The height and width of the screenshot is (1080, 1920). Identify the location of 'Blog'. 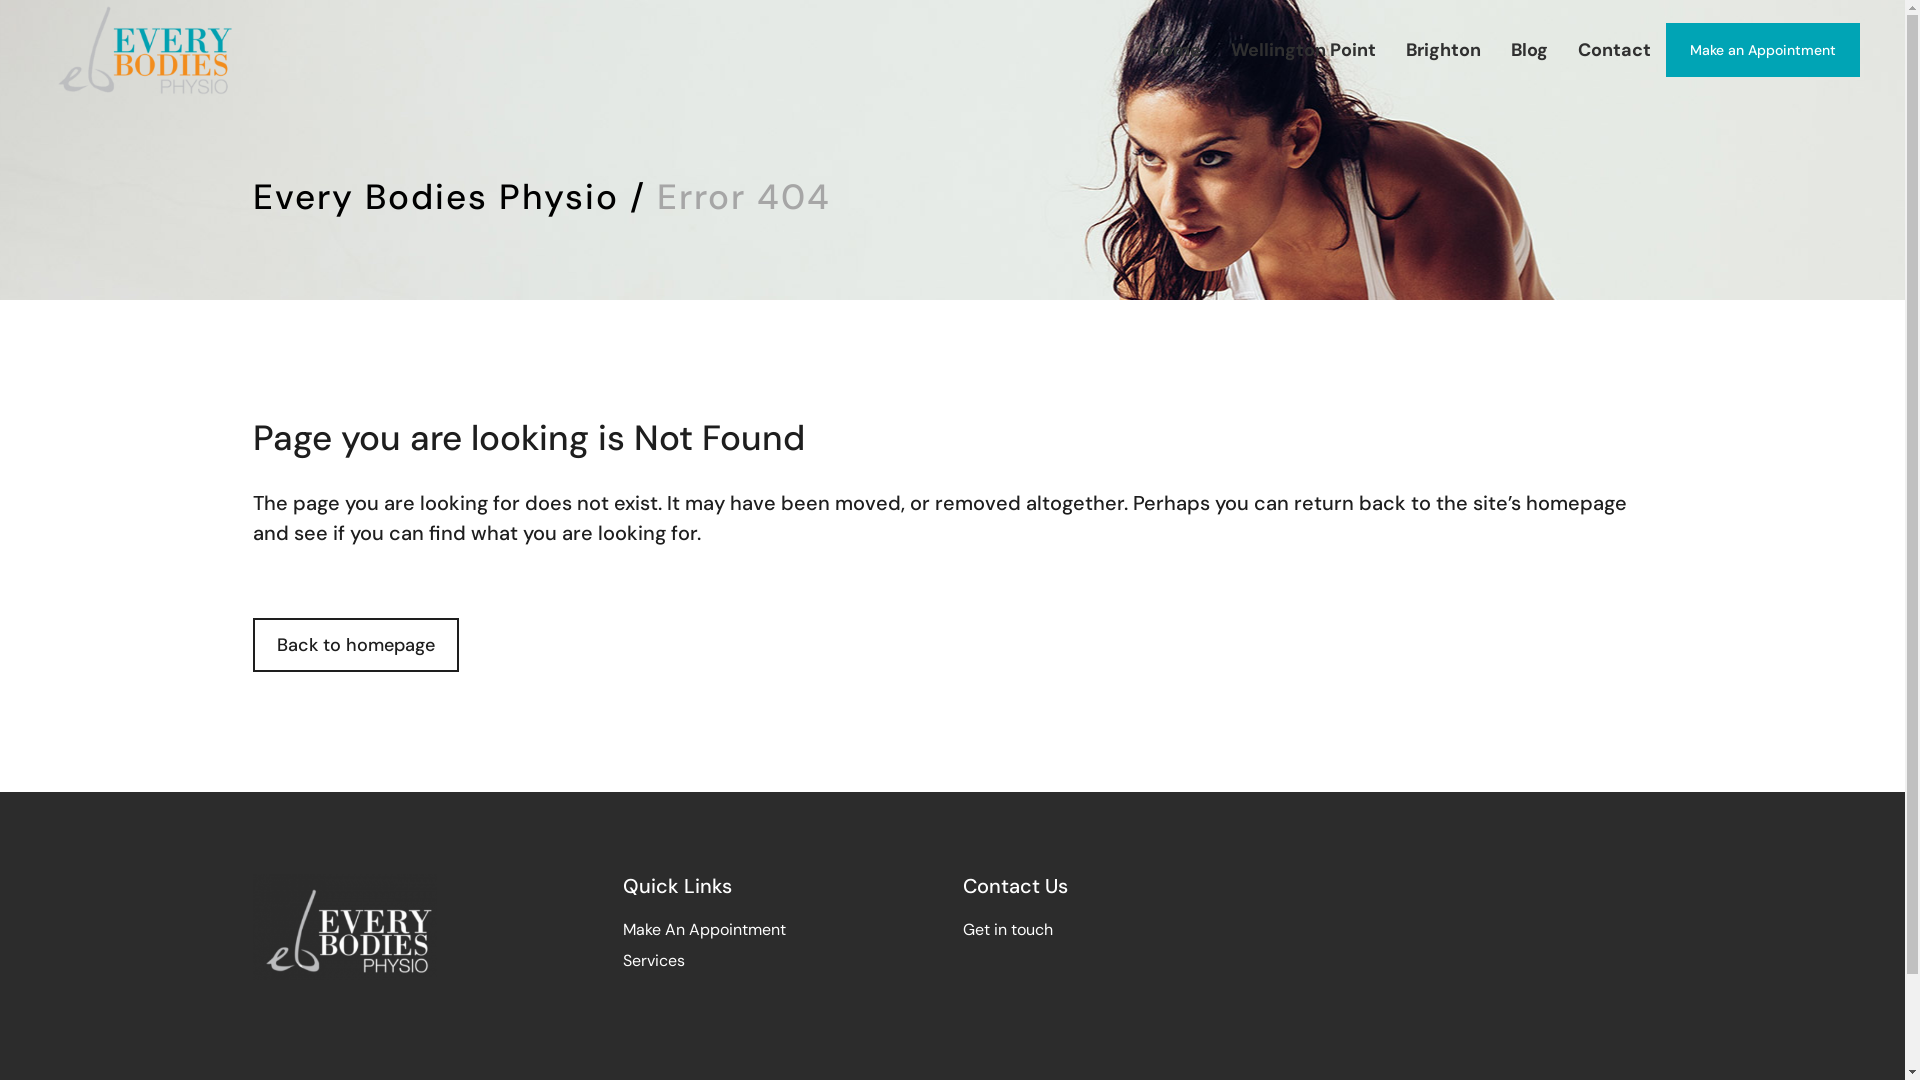
(1528, 49).